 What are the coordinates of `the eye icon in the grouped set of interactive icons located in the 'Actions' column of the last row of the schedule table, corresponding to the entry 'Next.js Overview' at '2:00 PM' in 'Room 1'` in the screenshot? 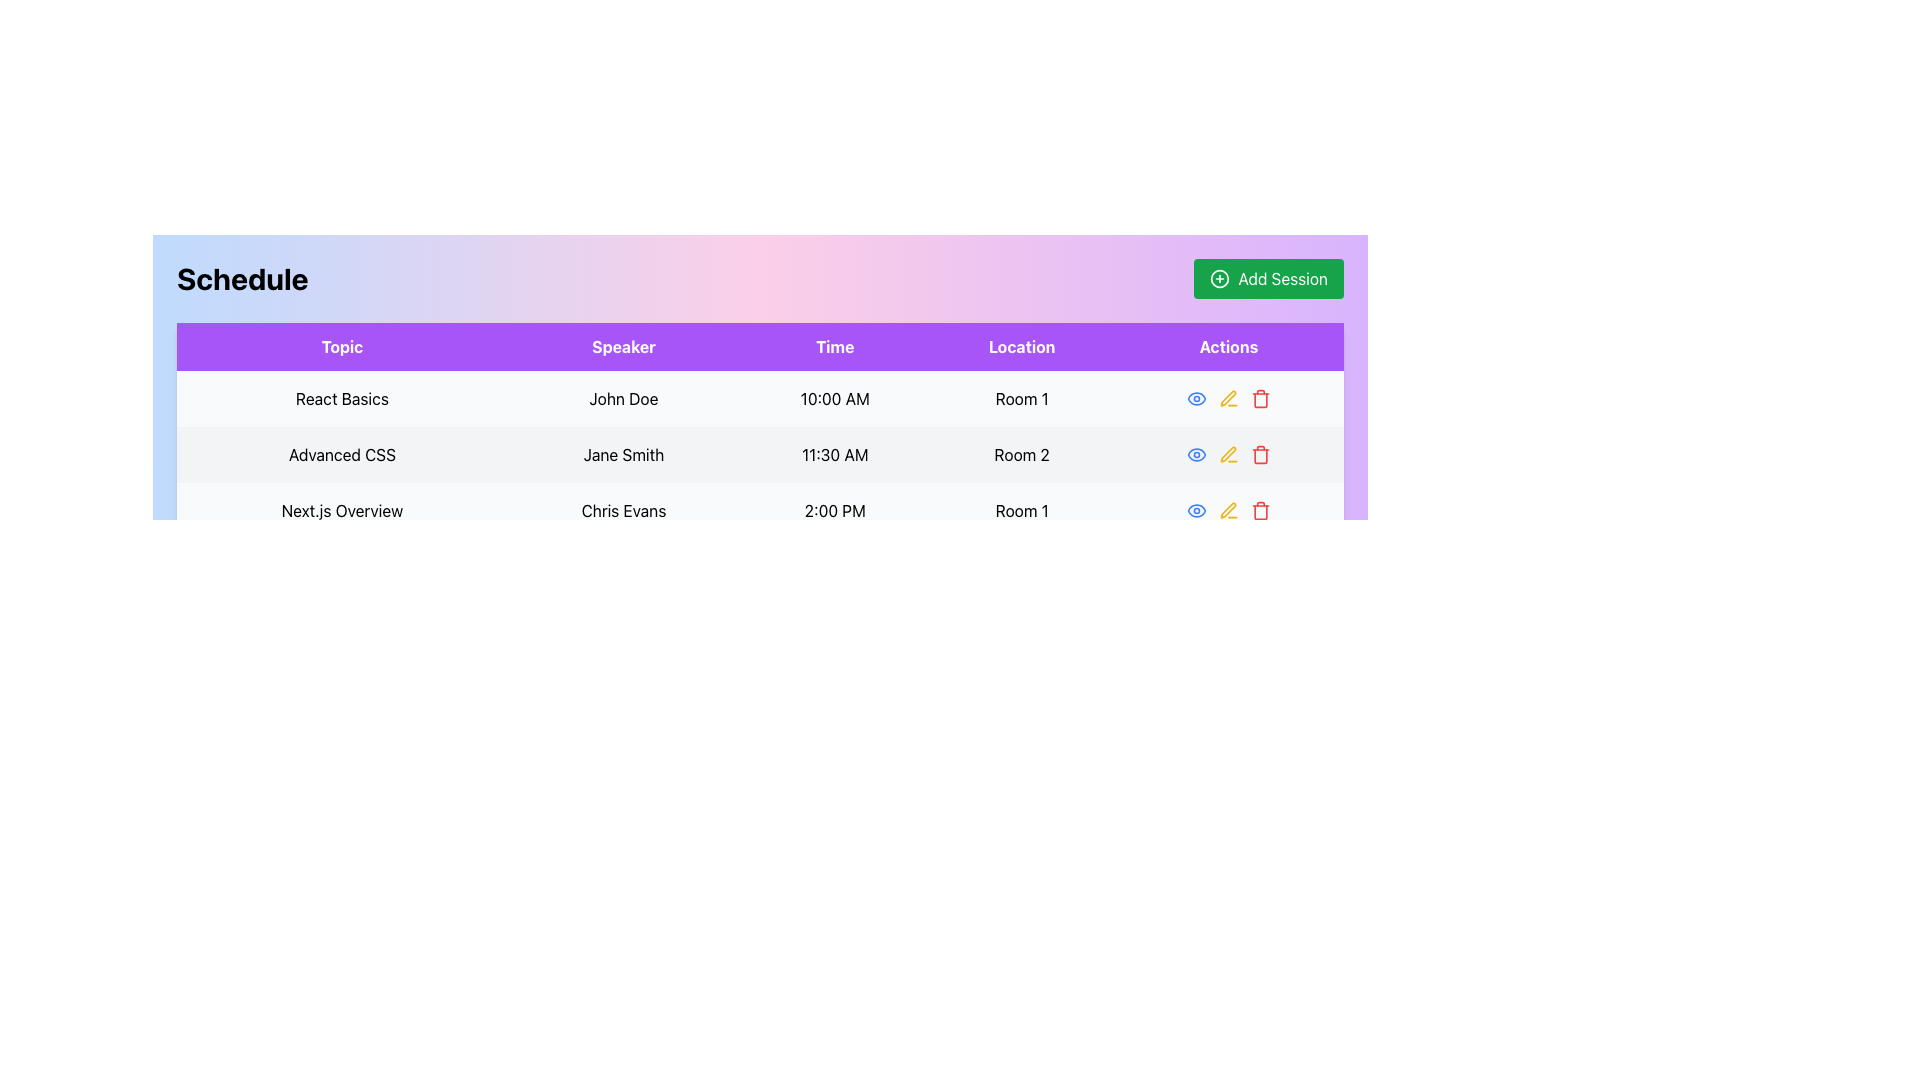 It's located at (1227, 509).